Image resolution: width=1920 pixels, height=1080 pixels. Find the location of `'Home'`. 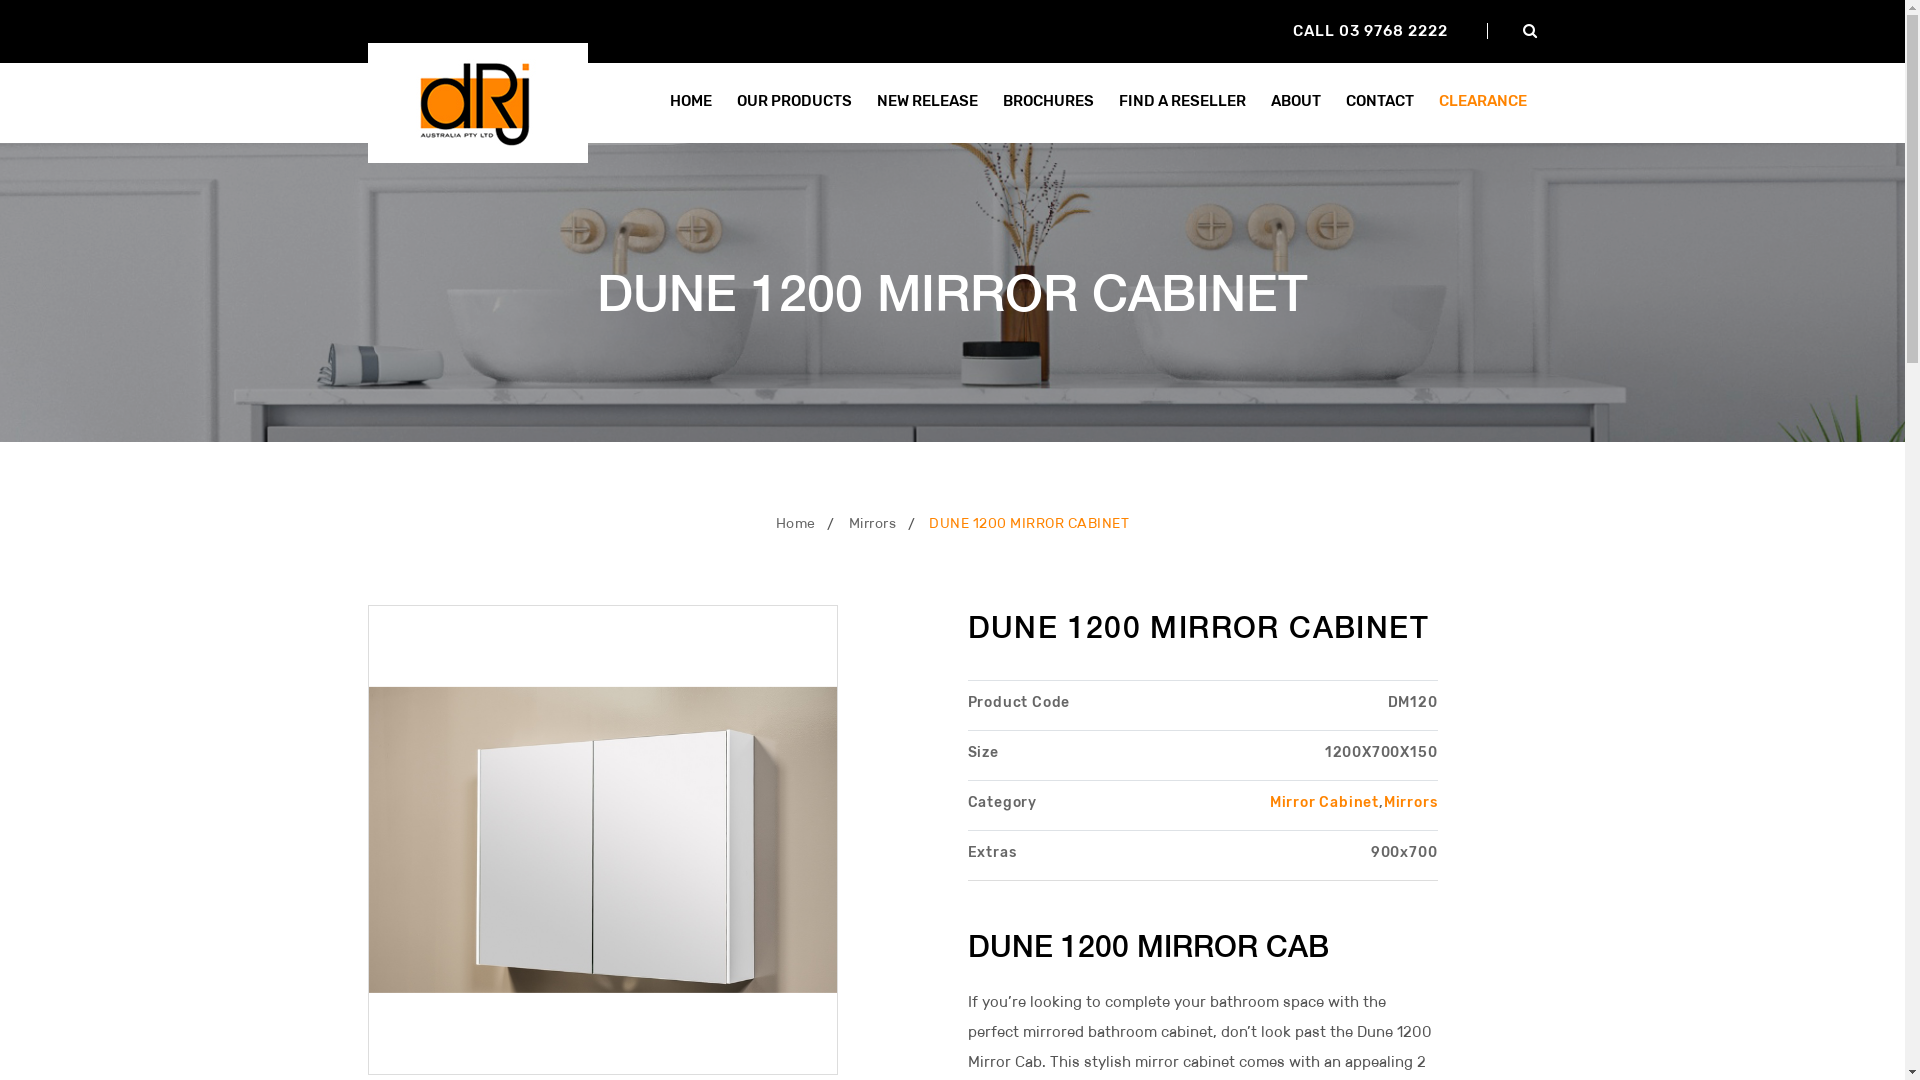

'Home' is located at coordinates (795, 522).